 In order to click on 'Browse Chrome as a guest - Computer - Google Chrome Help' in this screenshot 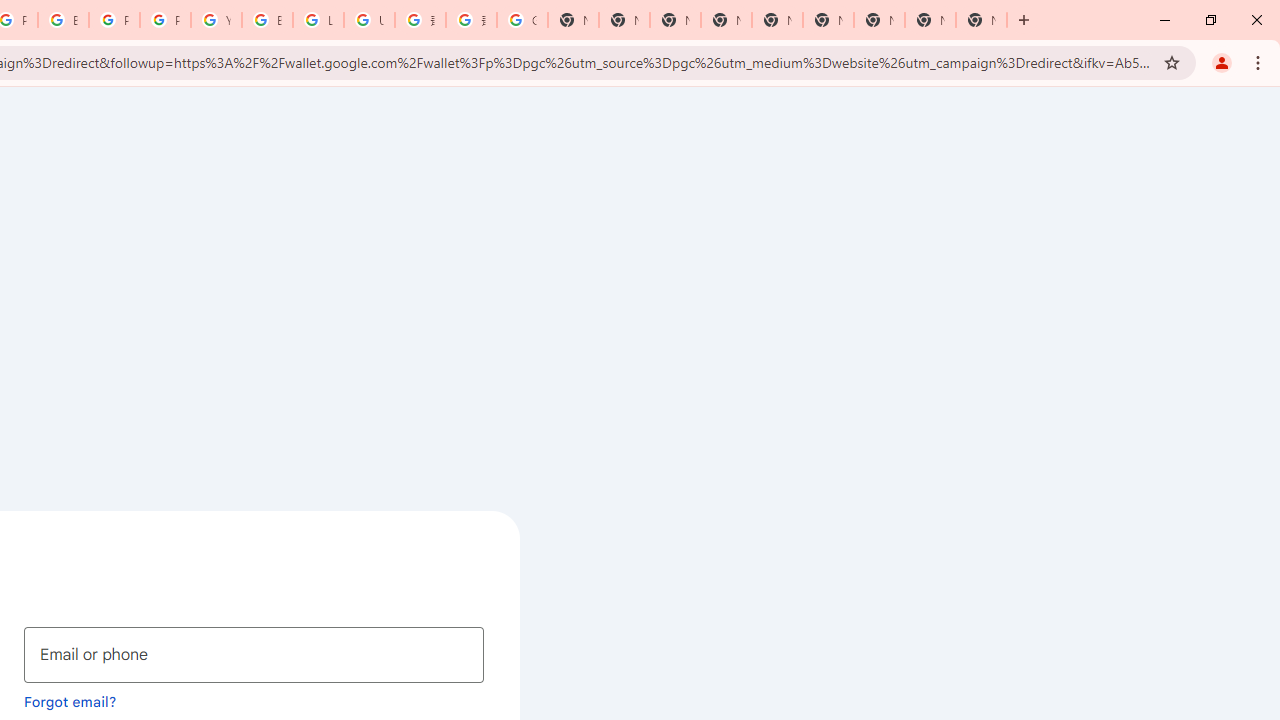, I will do `click(266, 20)`.